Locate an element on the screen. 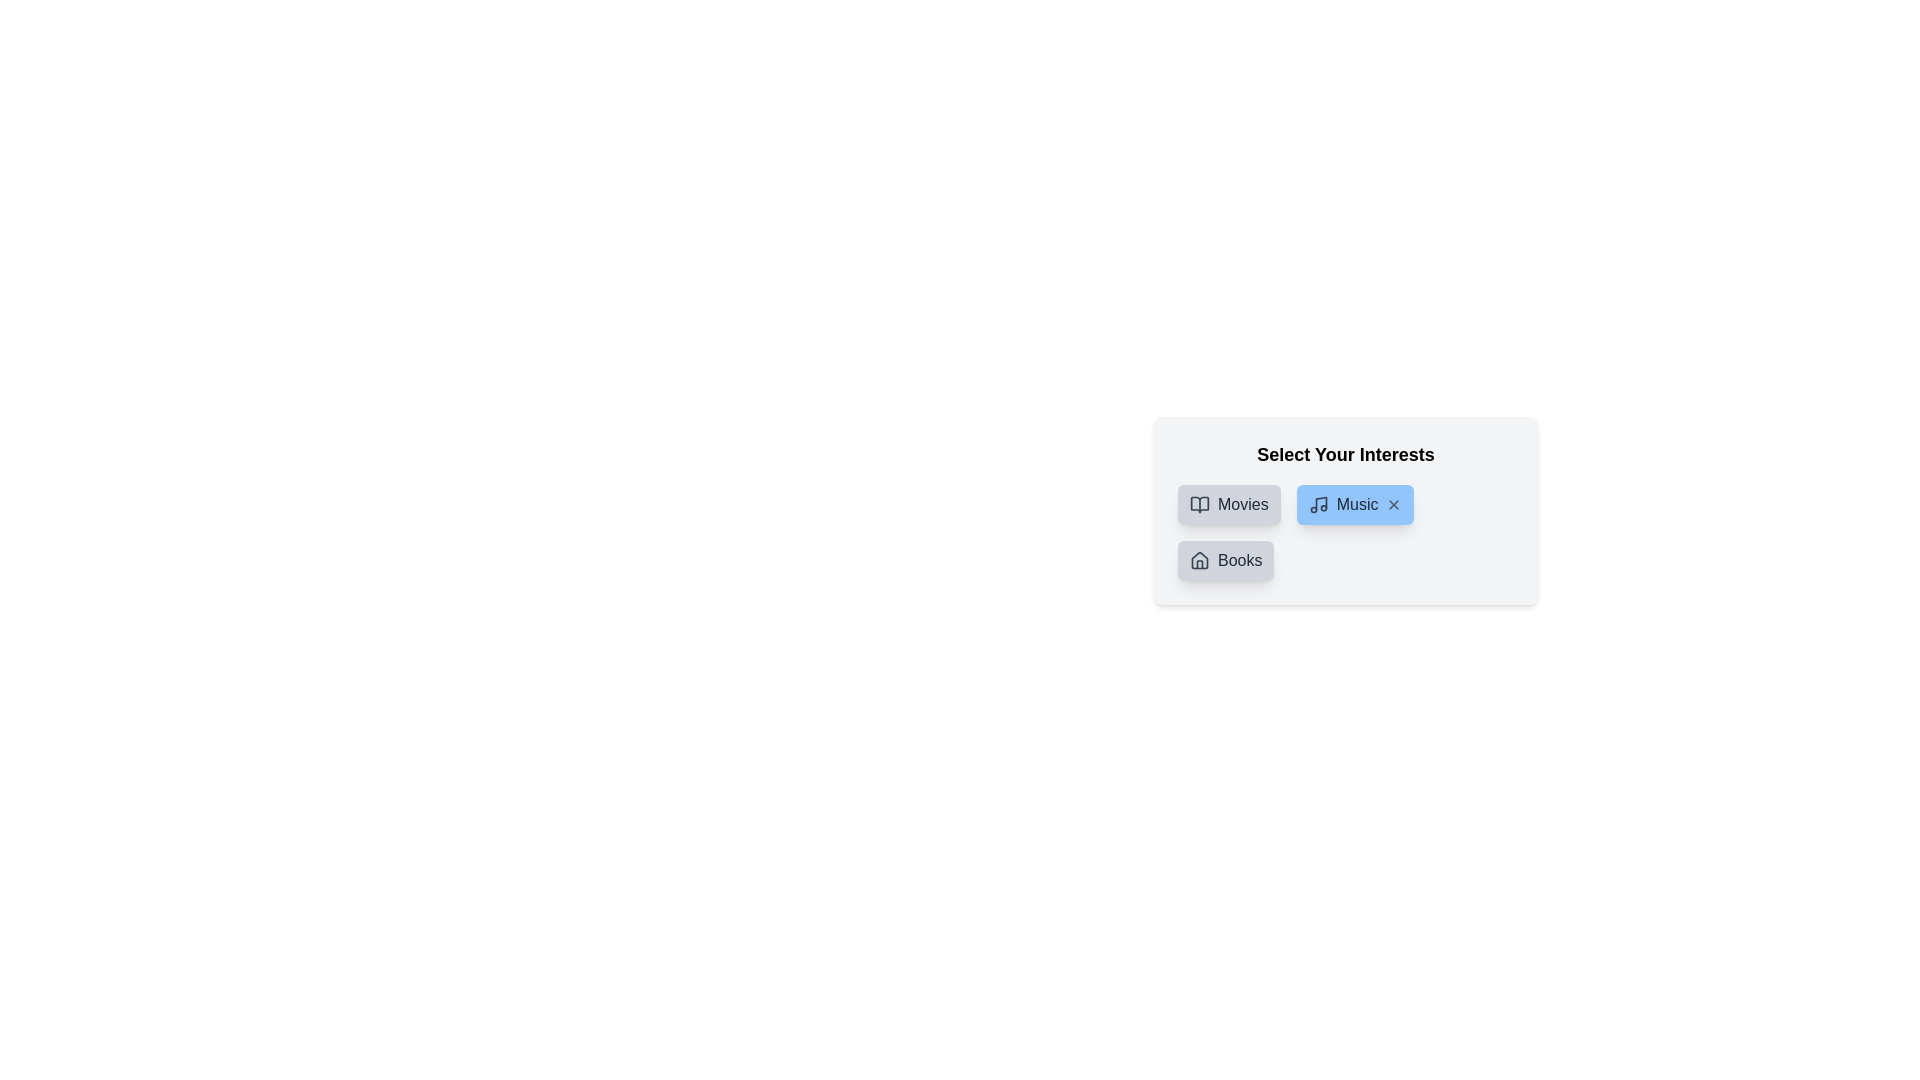  the 'Movies' button to toggle its selection state is located at coordinates (1227, 504).